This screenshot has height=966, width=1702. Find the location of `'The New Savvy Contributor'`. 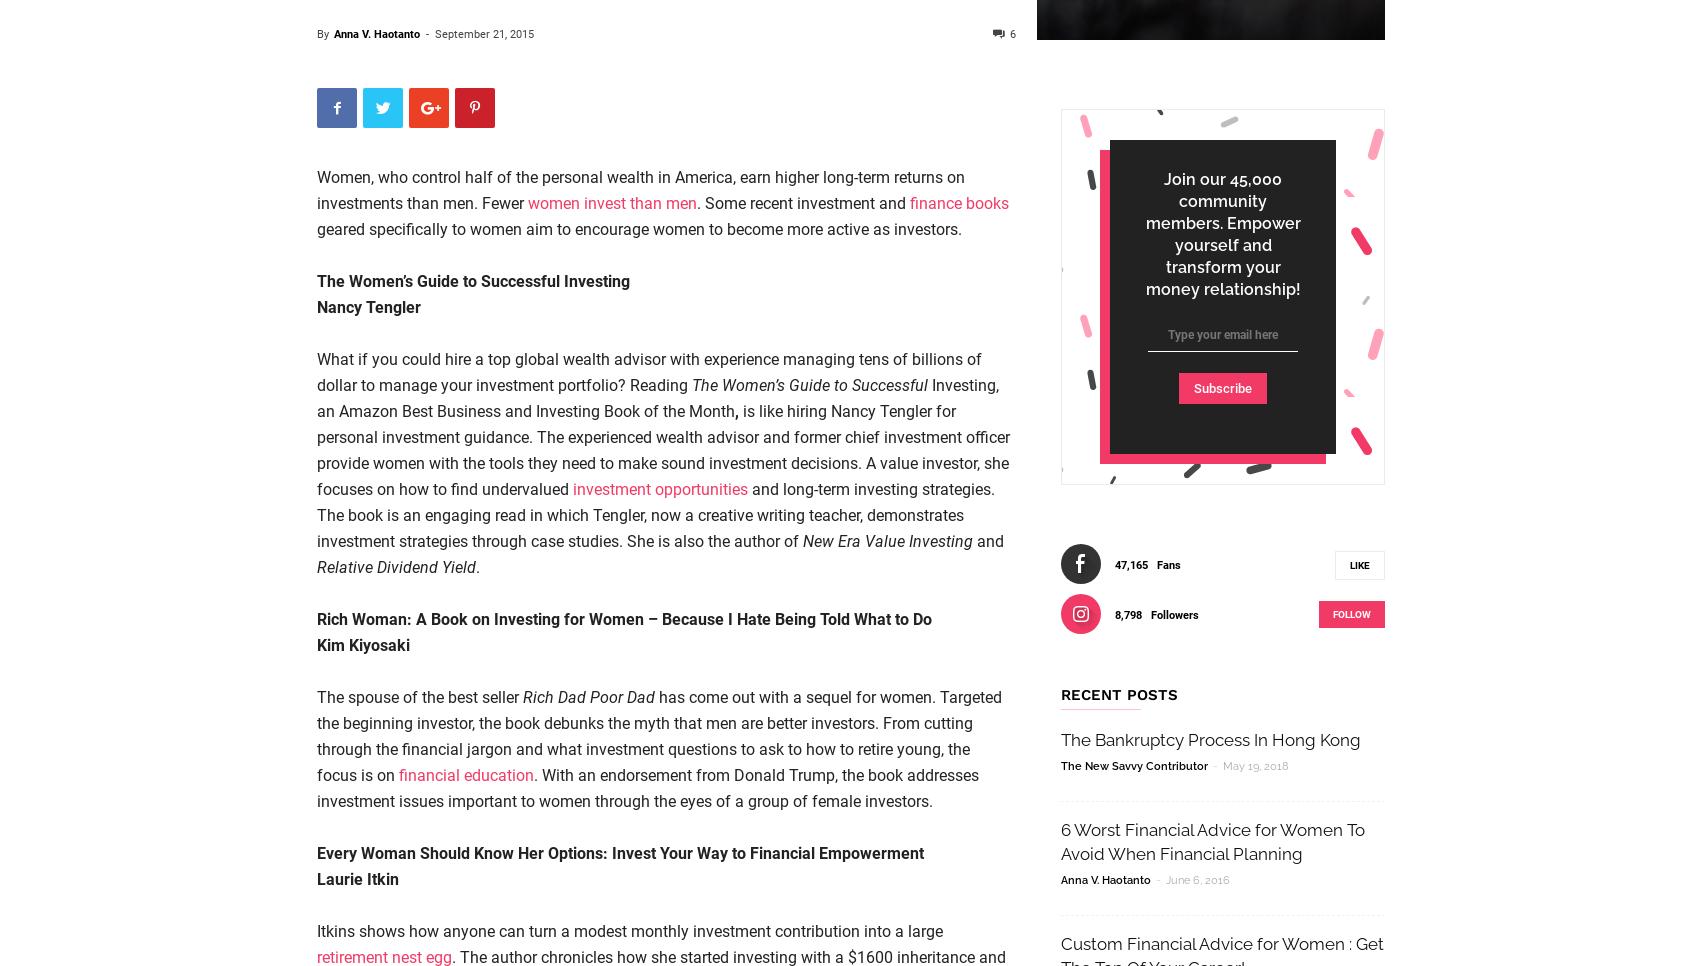

'The New Savvy Contributor' is located at coordinates (1133, 765).